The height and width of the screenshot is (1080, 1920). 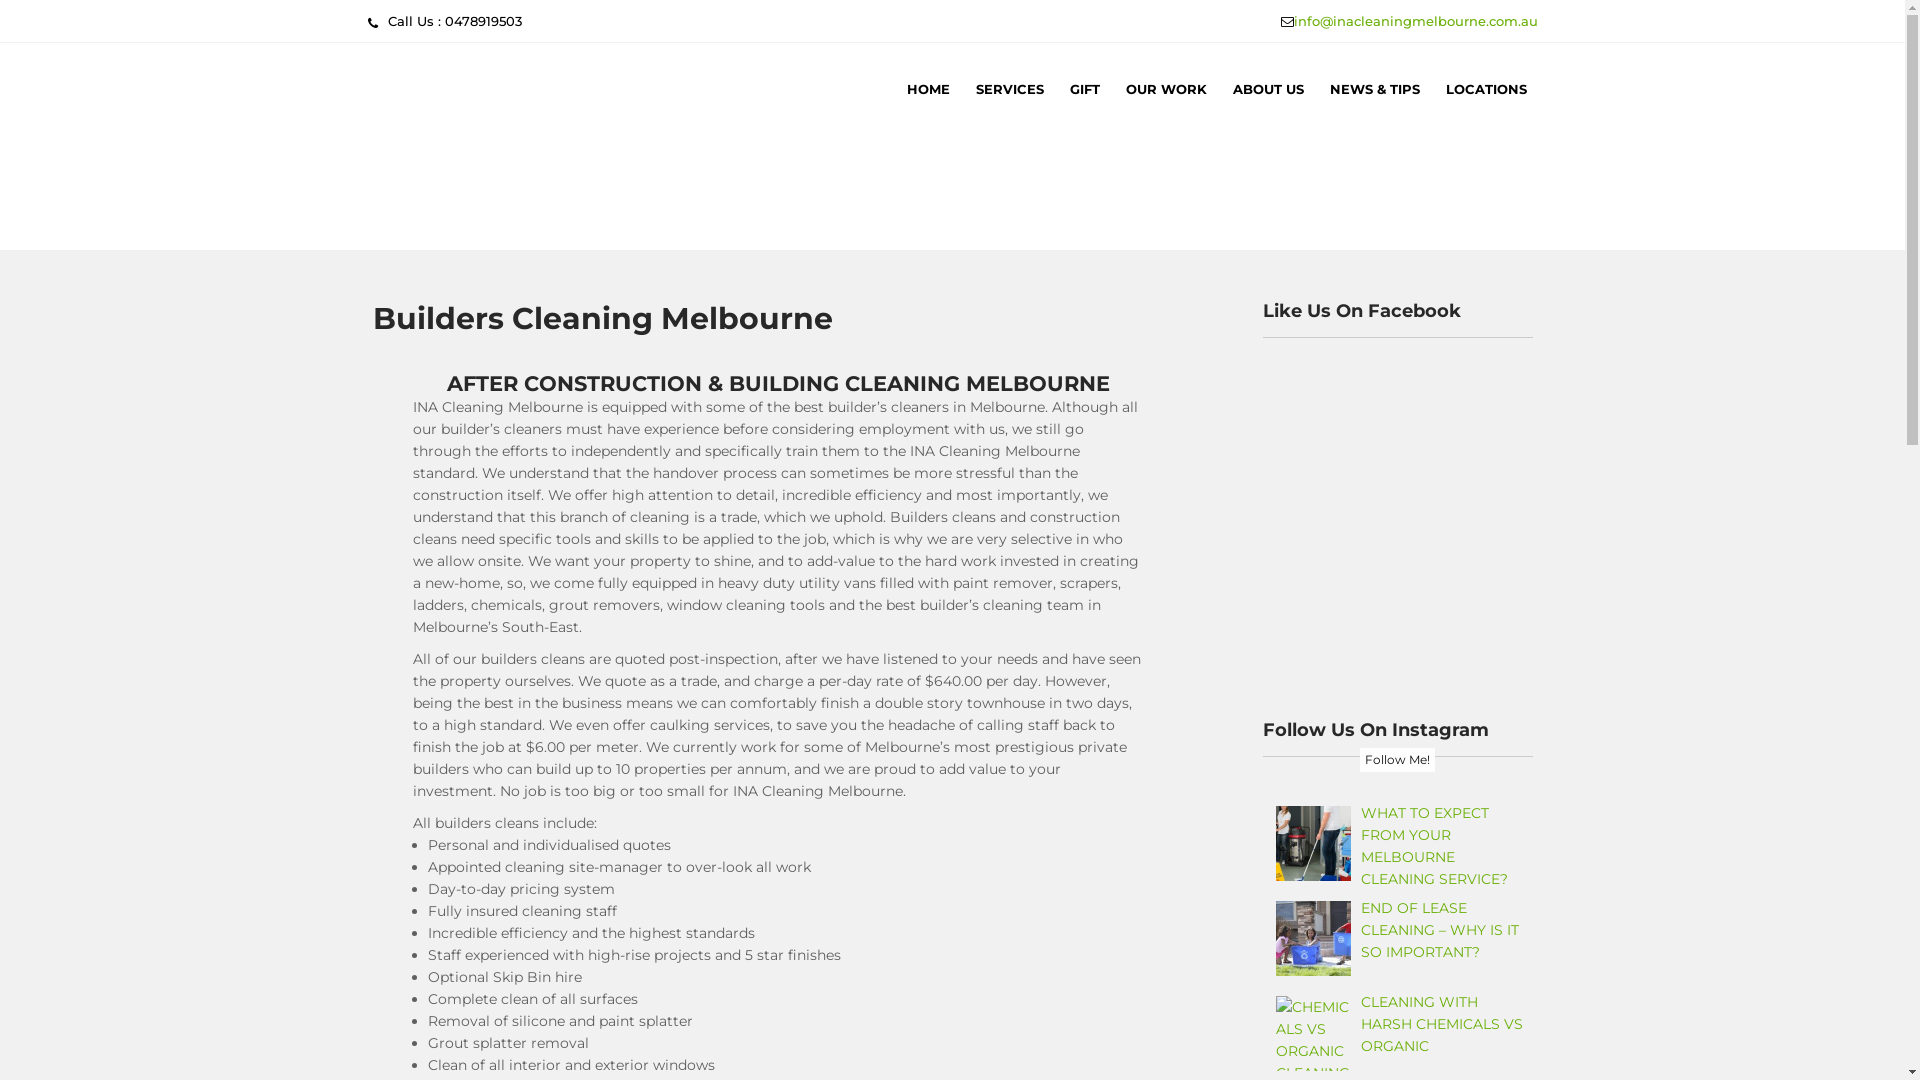 I want to click on 'SERVICES', so click(x=1008, y=87).